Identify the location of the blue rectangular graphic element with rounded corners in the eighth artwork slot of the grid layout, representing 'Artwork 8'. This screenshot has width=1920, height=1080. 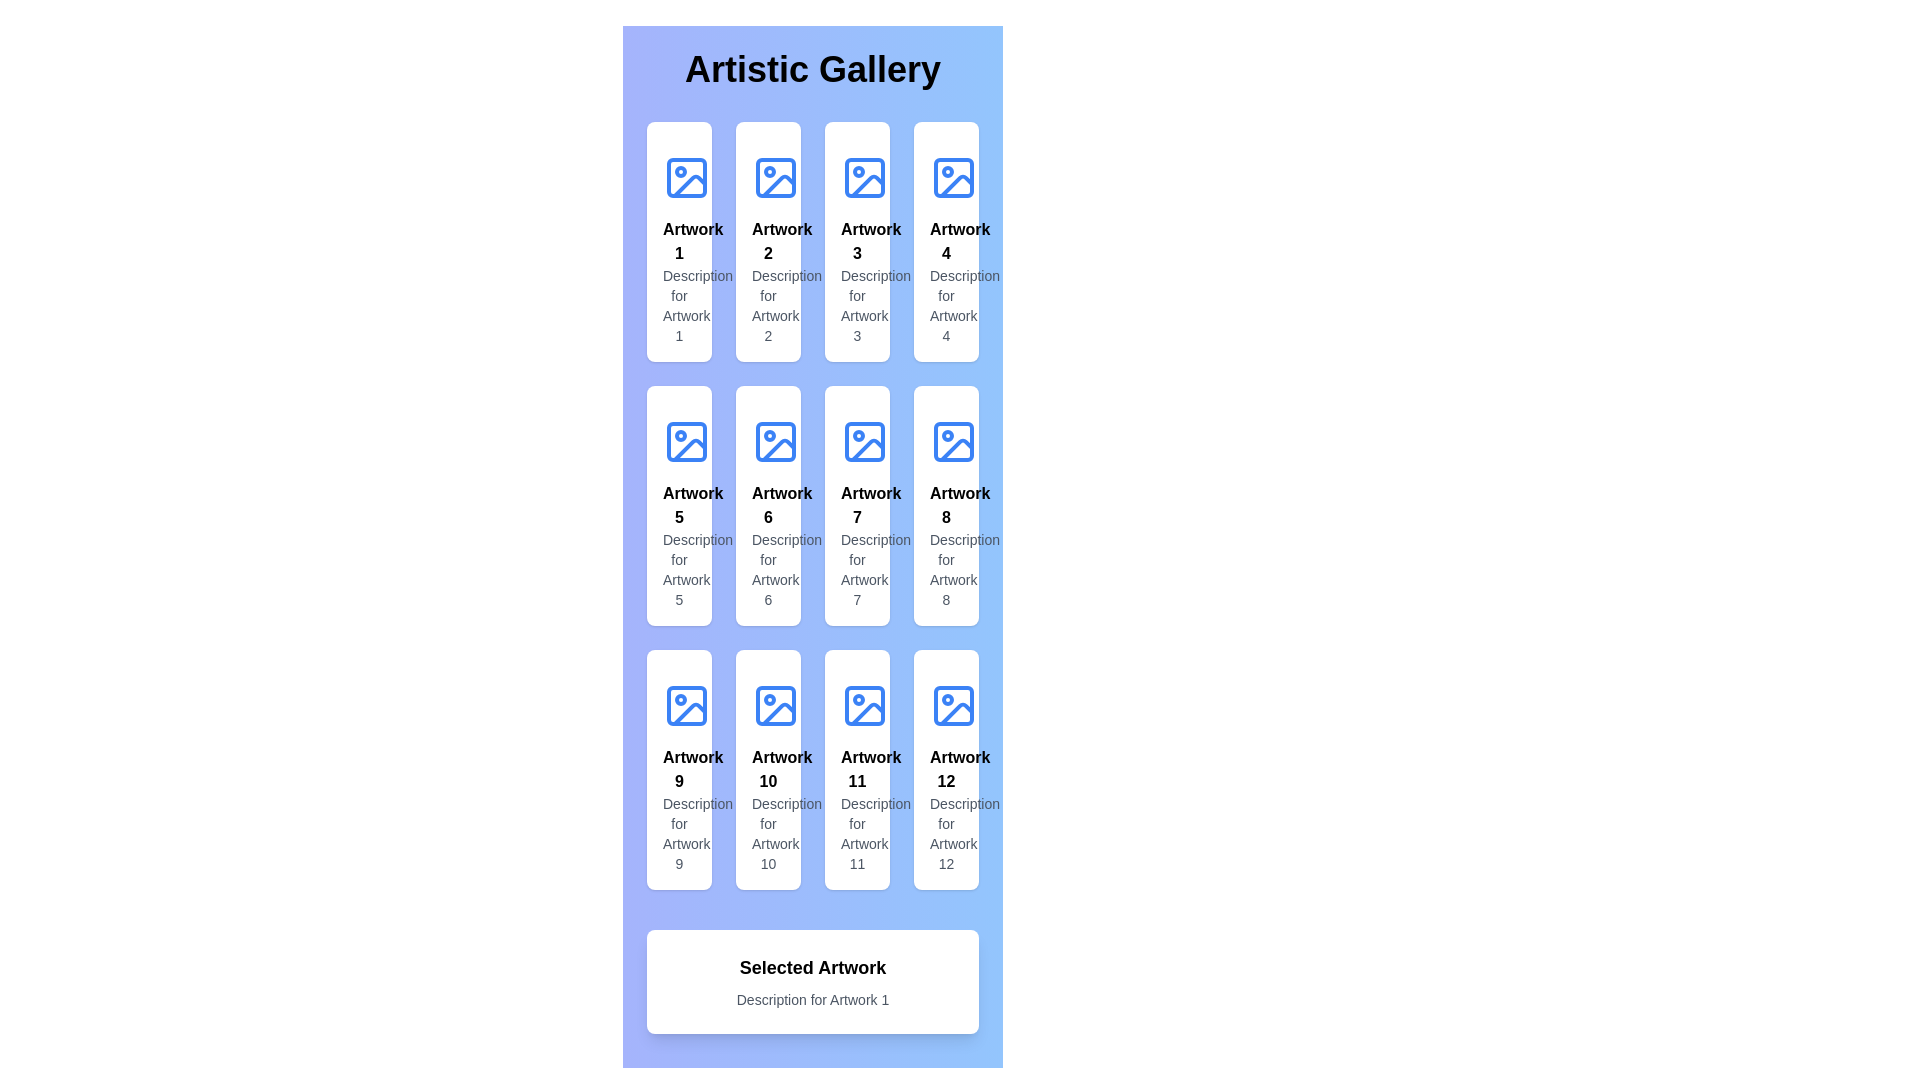
(953, 441).